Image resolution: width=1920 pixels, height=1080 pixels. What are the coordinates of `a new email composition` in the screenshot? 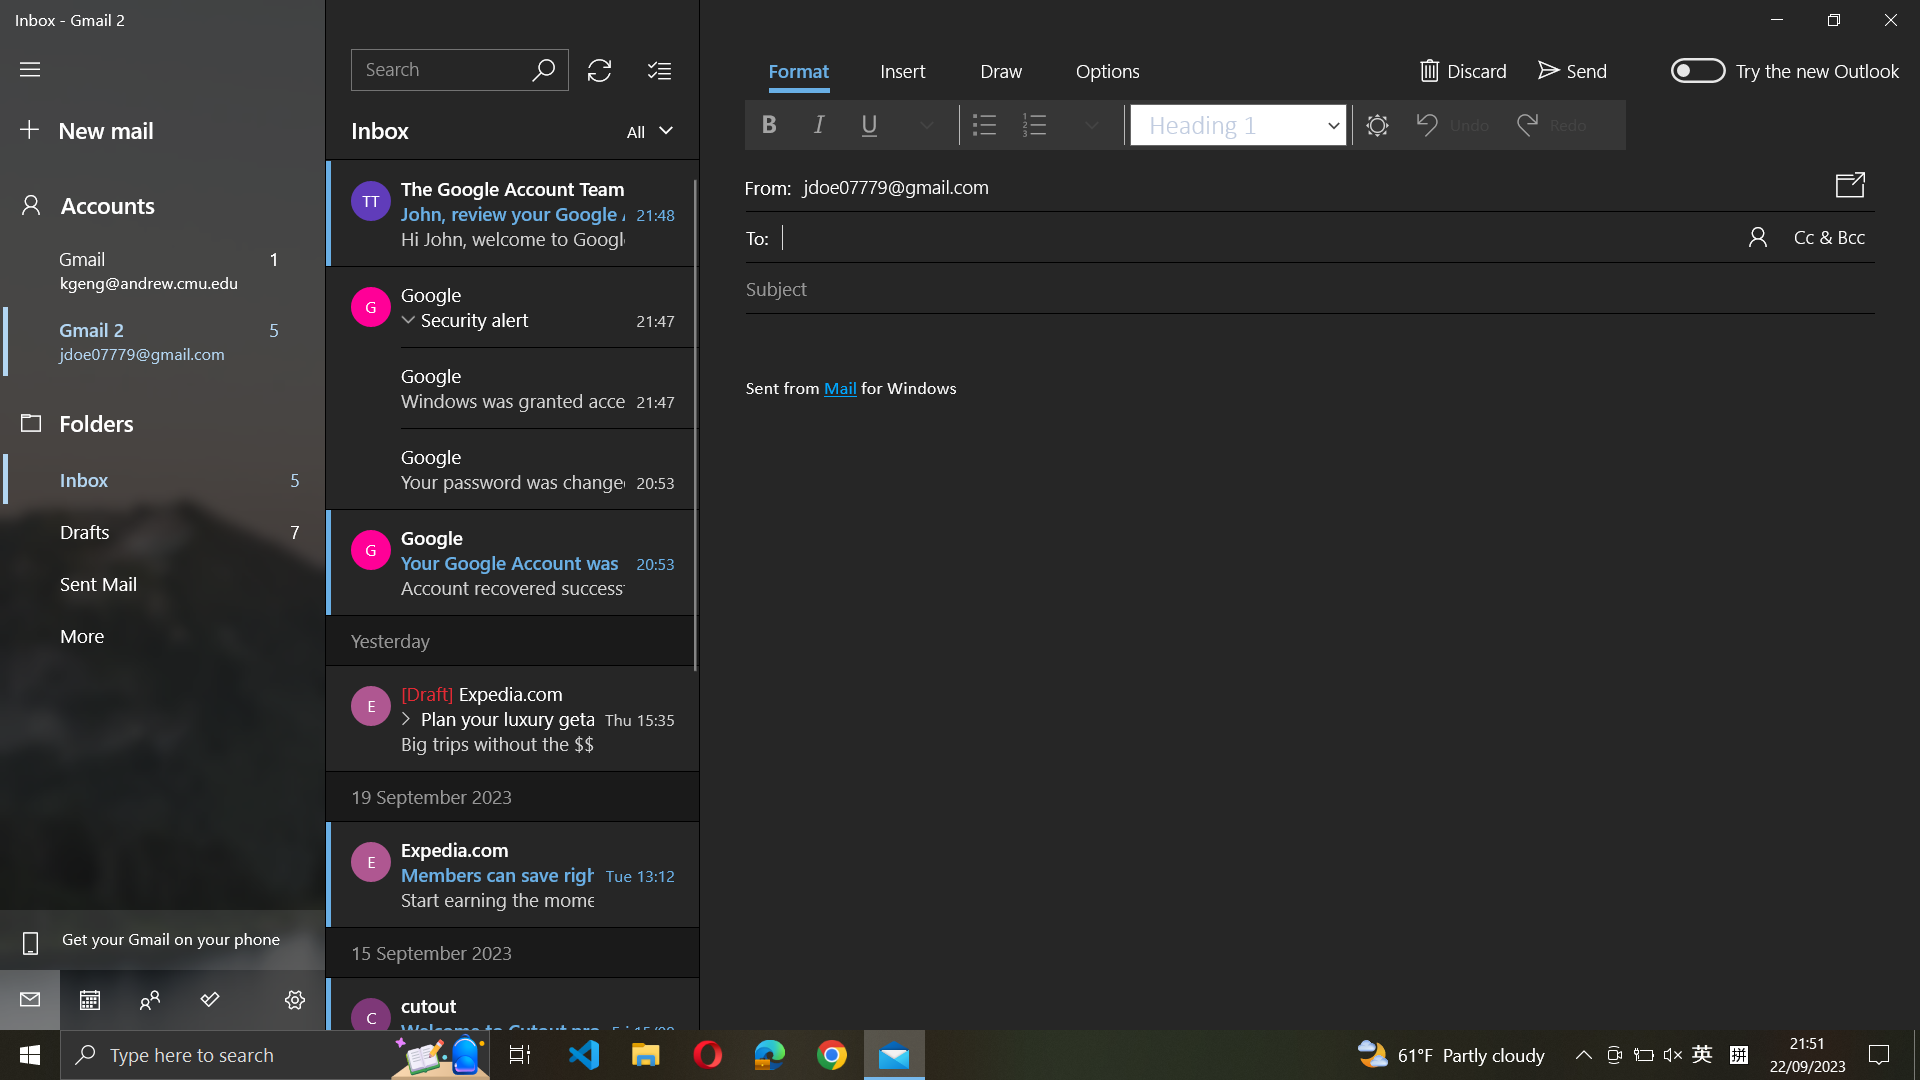 It's located at (165, 131).